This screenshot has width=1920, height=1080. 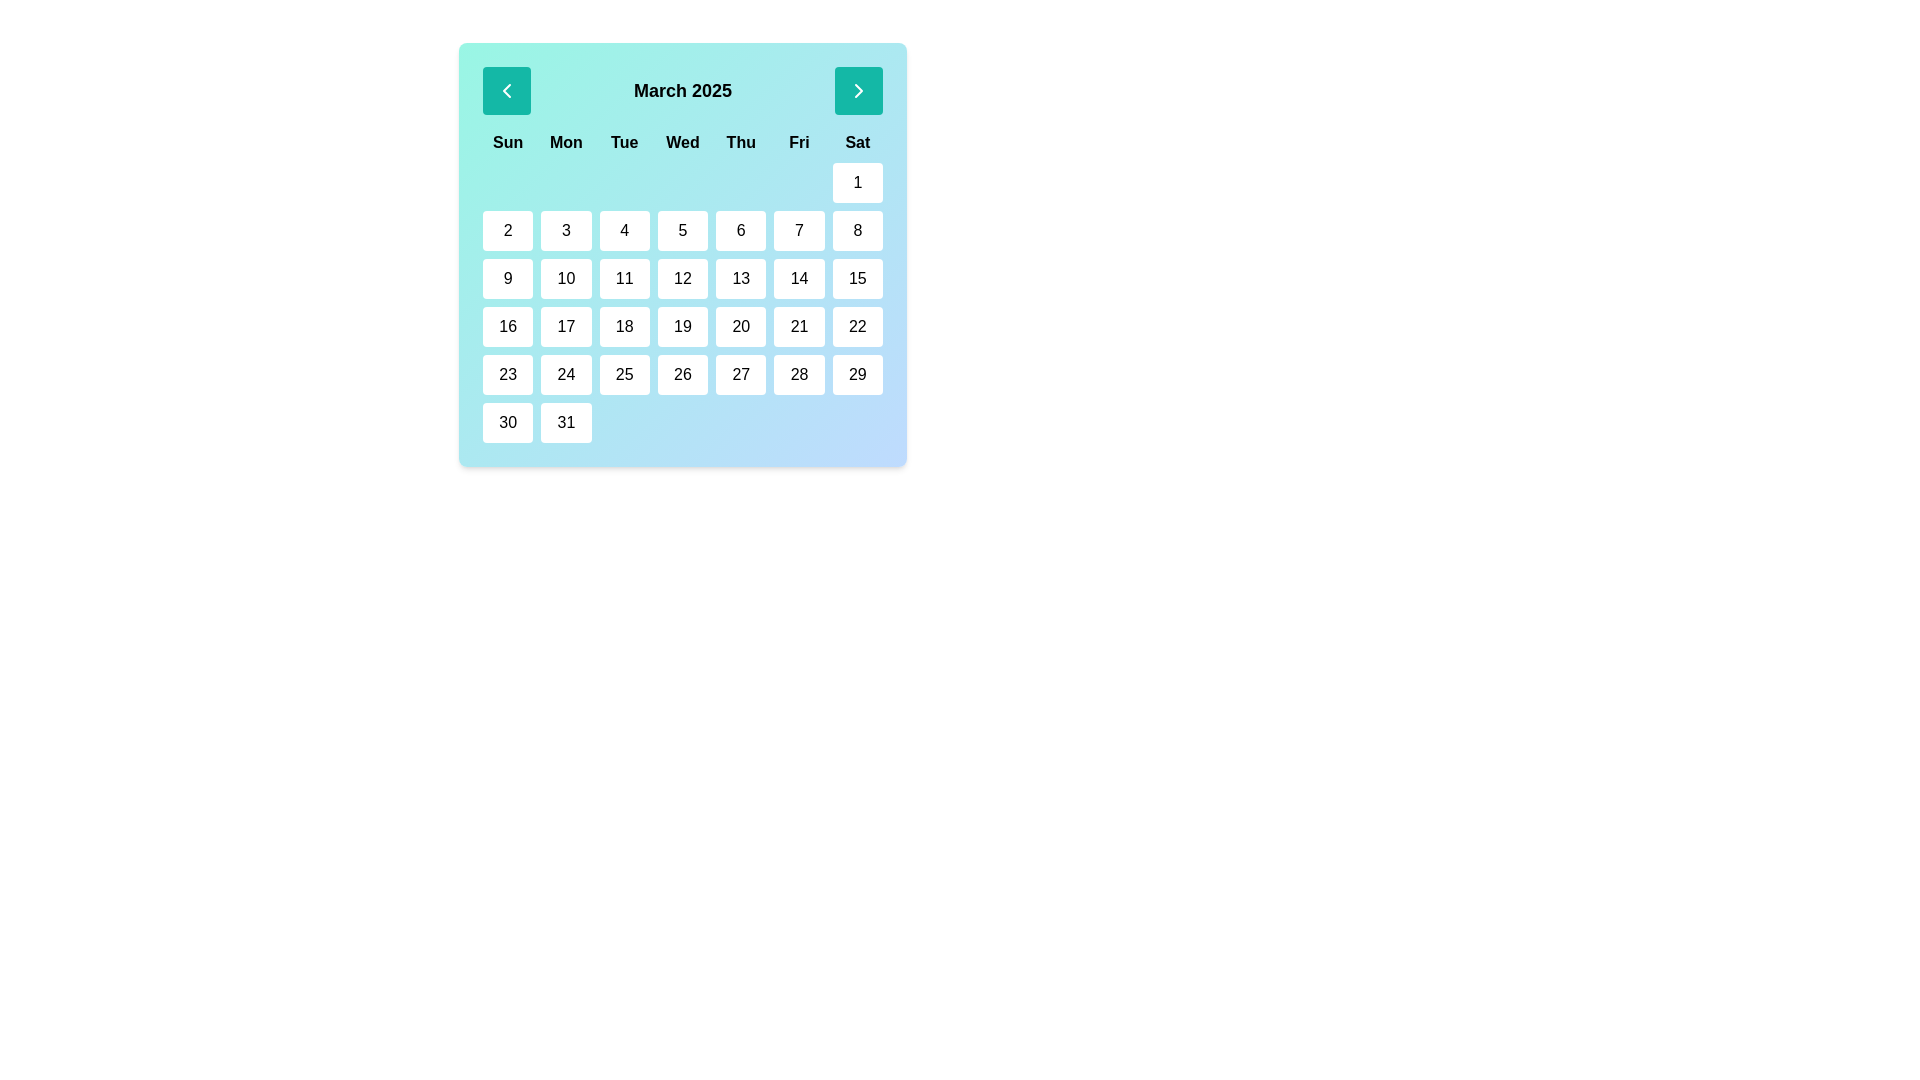 What do you see at coordinates (857, 278) in the screenshot?
I see `the white rounded square button with the black number '15' centered in it, located in the third column of the third row of the calendar grid under the 'Sat' header` at bounding box center [857, 278].